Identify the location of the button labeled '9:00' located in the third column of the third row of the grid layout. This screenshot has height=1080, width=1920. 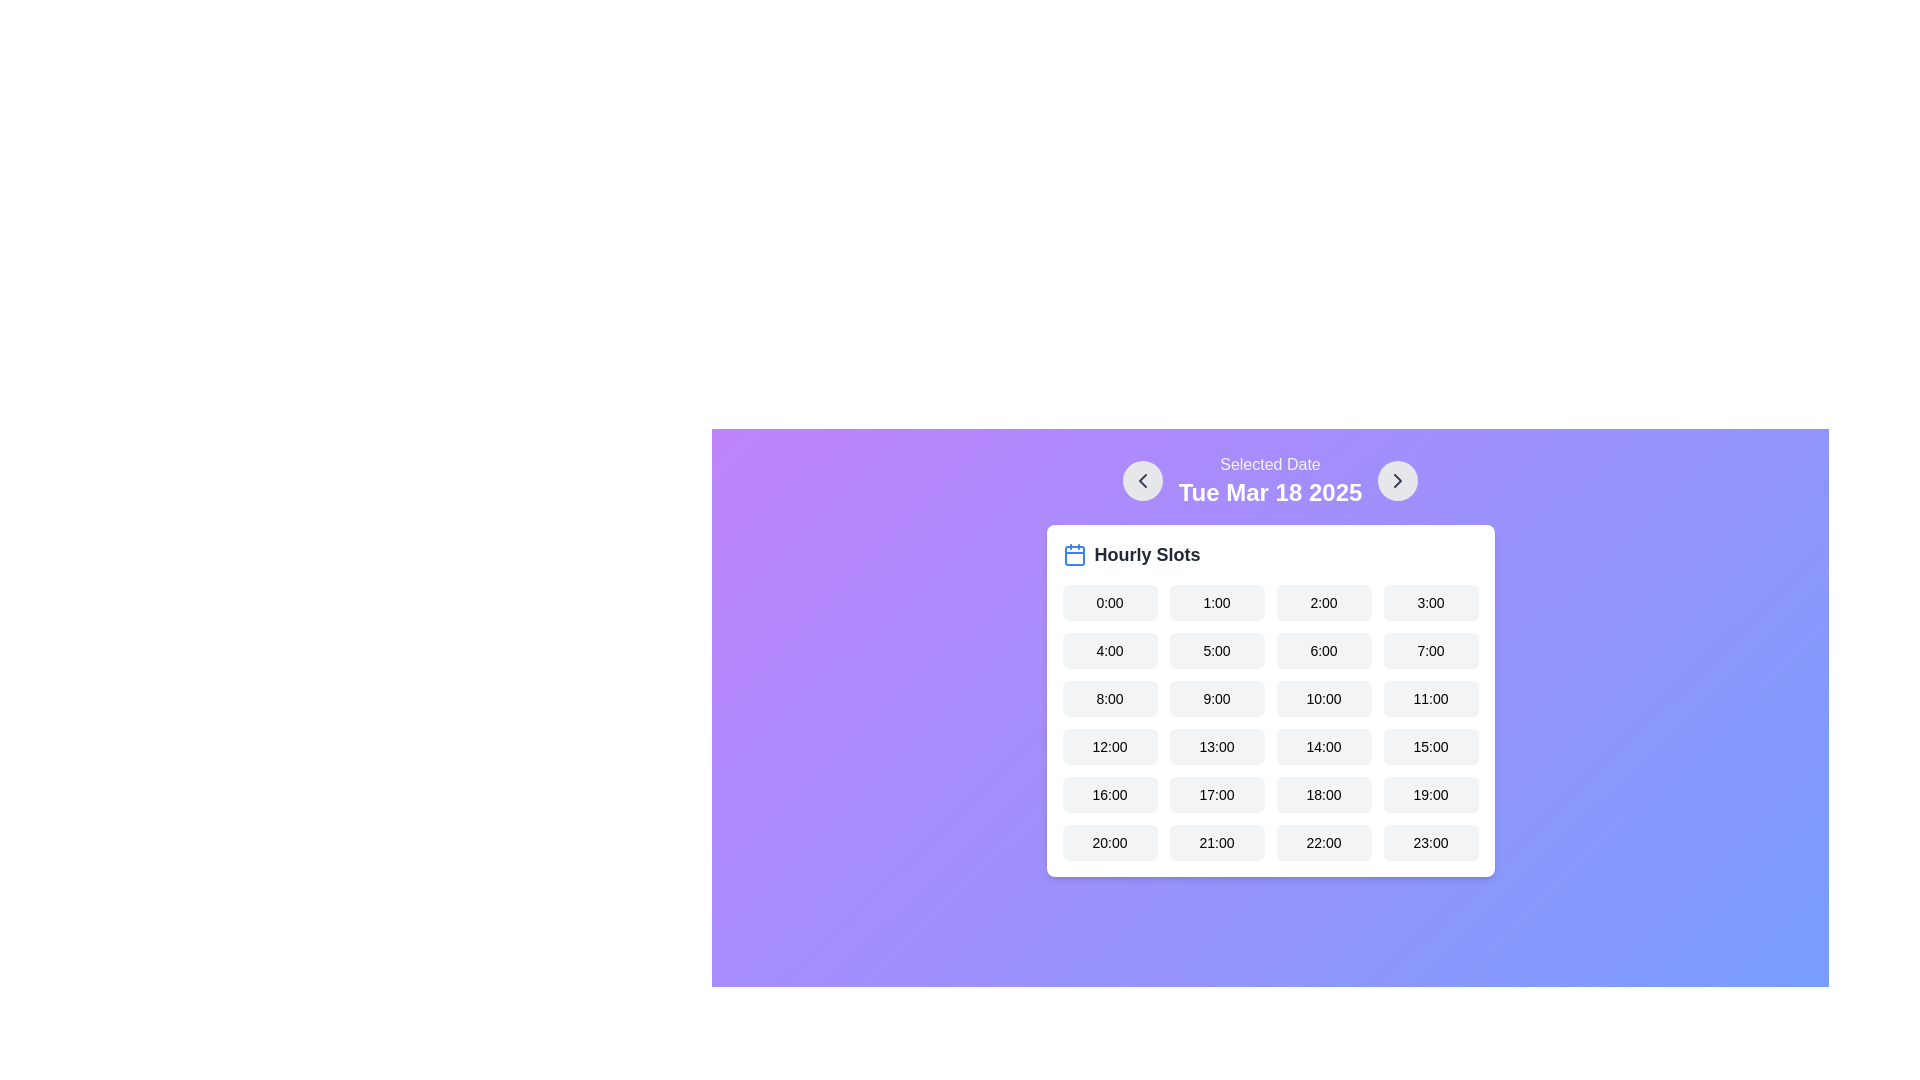
(1216, 697).